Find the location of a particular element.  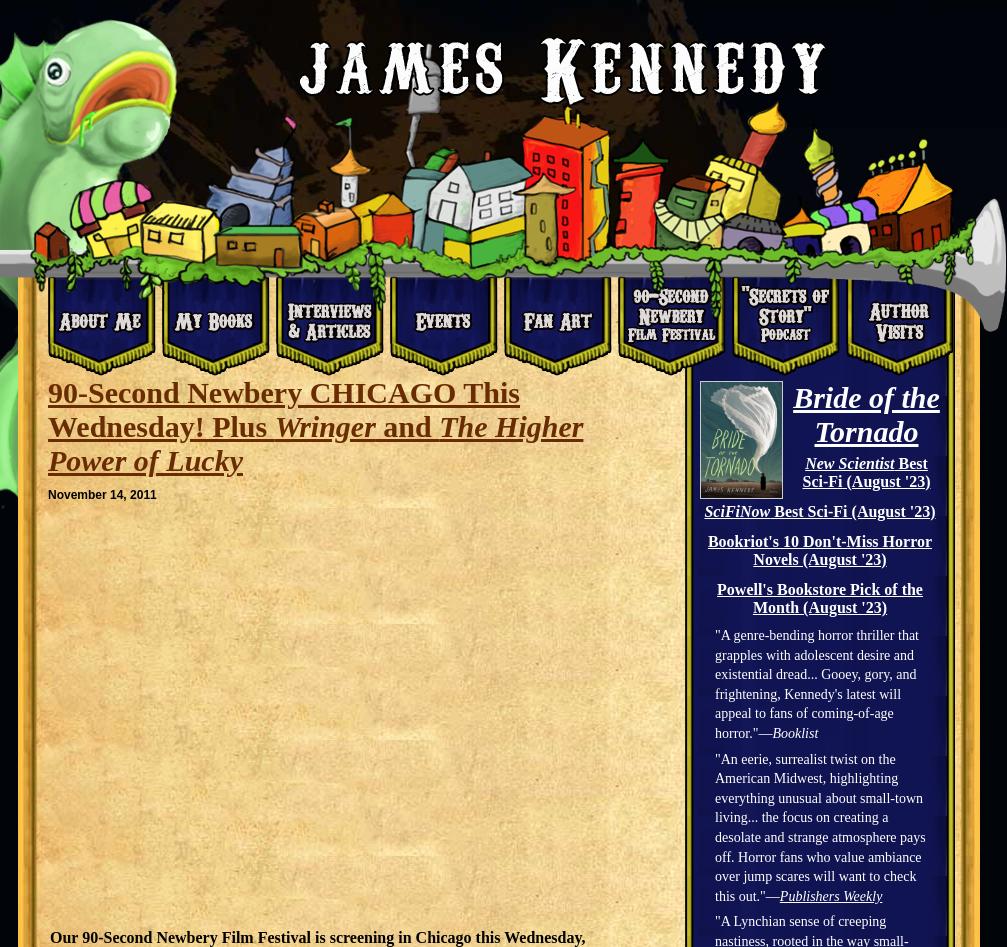

'Booklist' is located at coordinates (794, 731).